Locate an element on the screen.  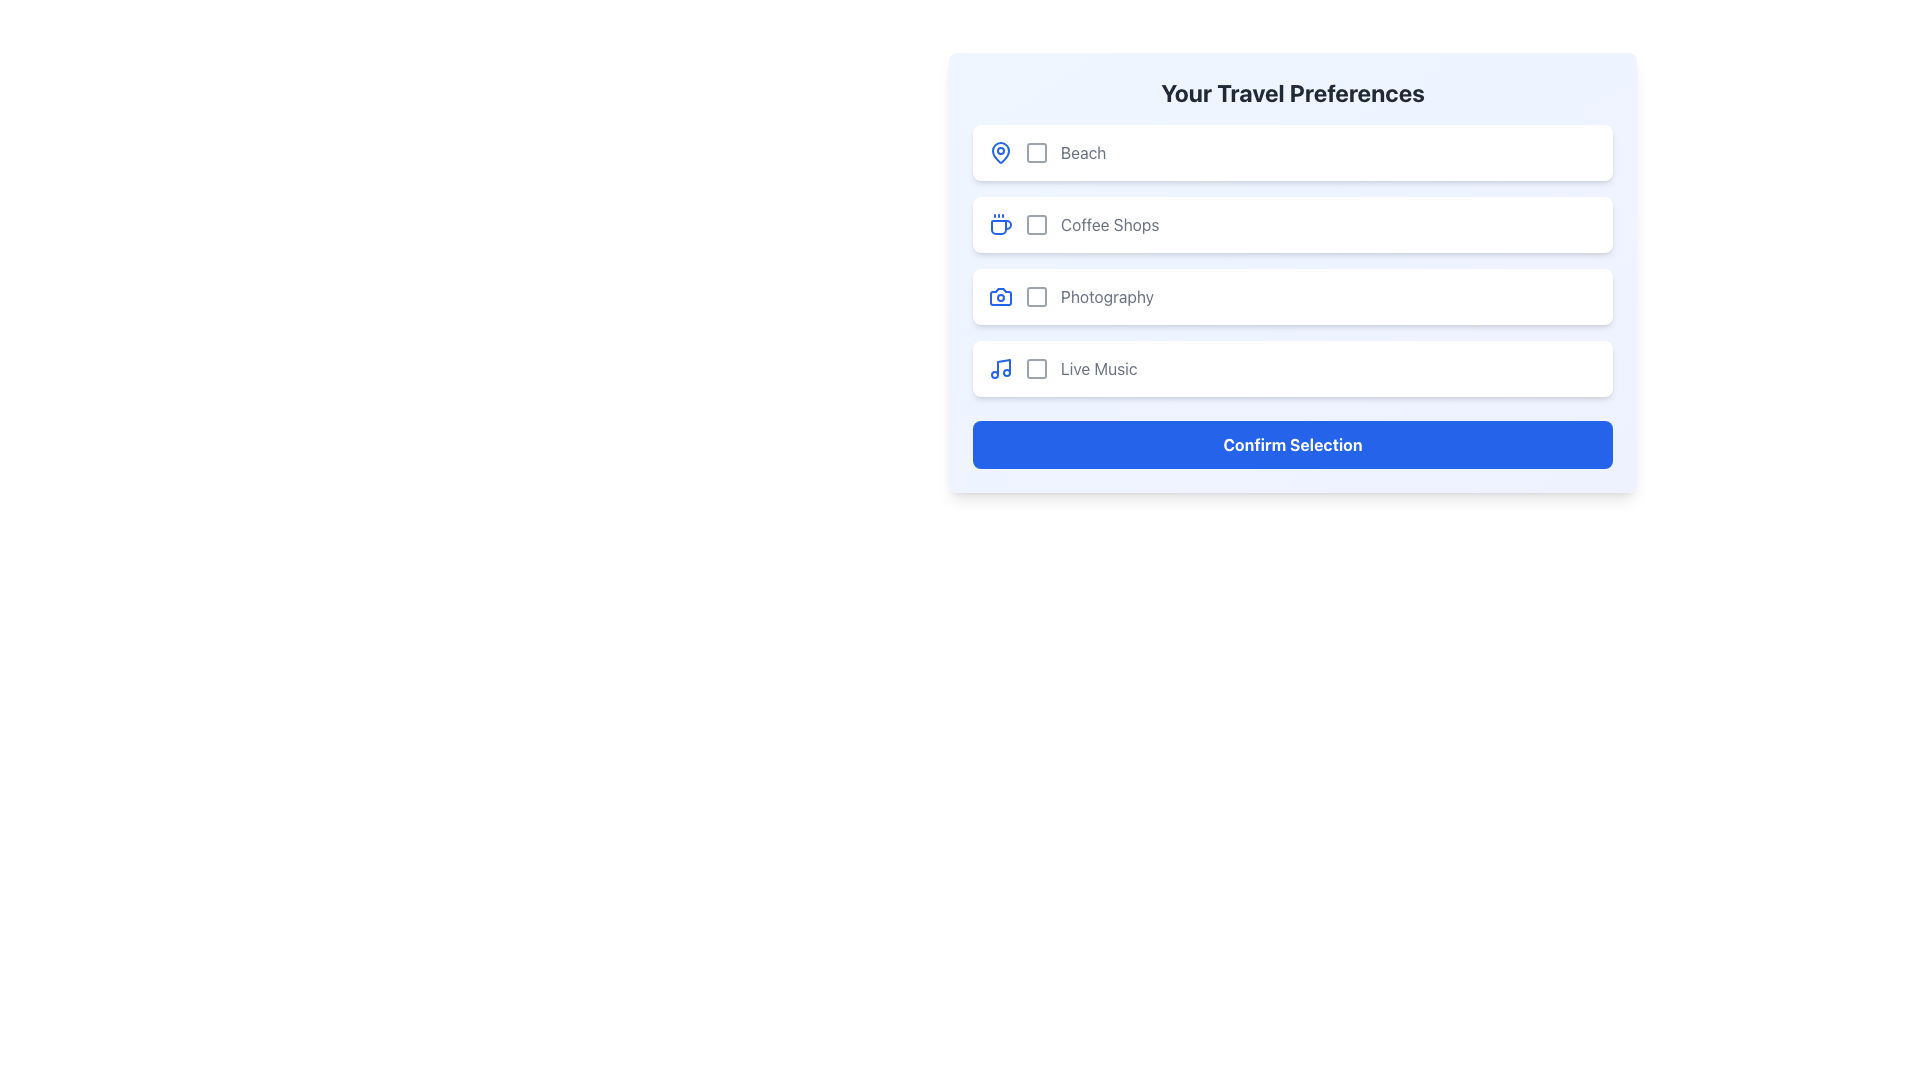
the checkbox for the 'Coffee Shops' list item is located at coordinates (1036, 224).